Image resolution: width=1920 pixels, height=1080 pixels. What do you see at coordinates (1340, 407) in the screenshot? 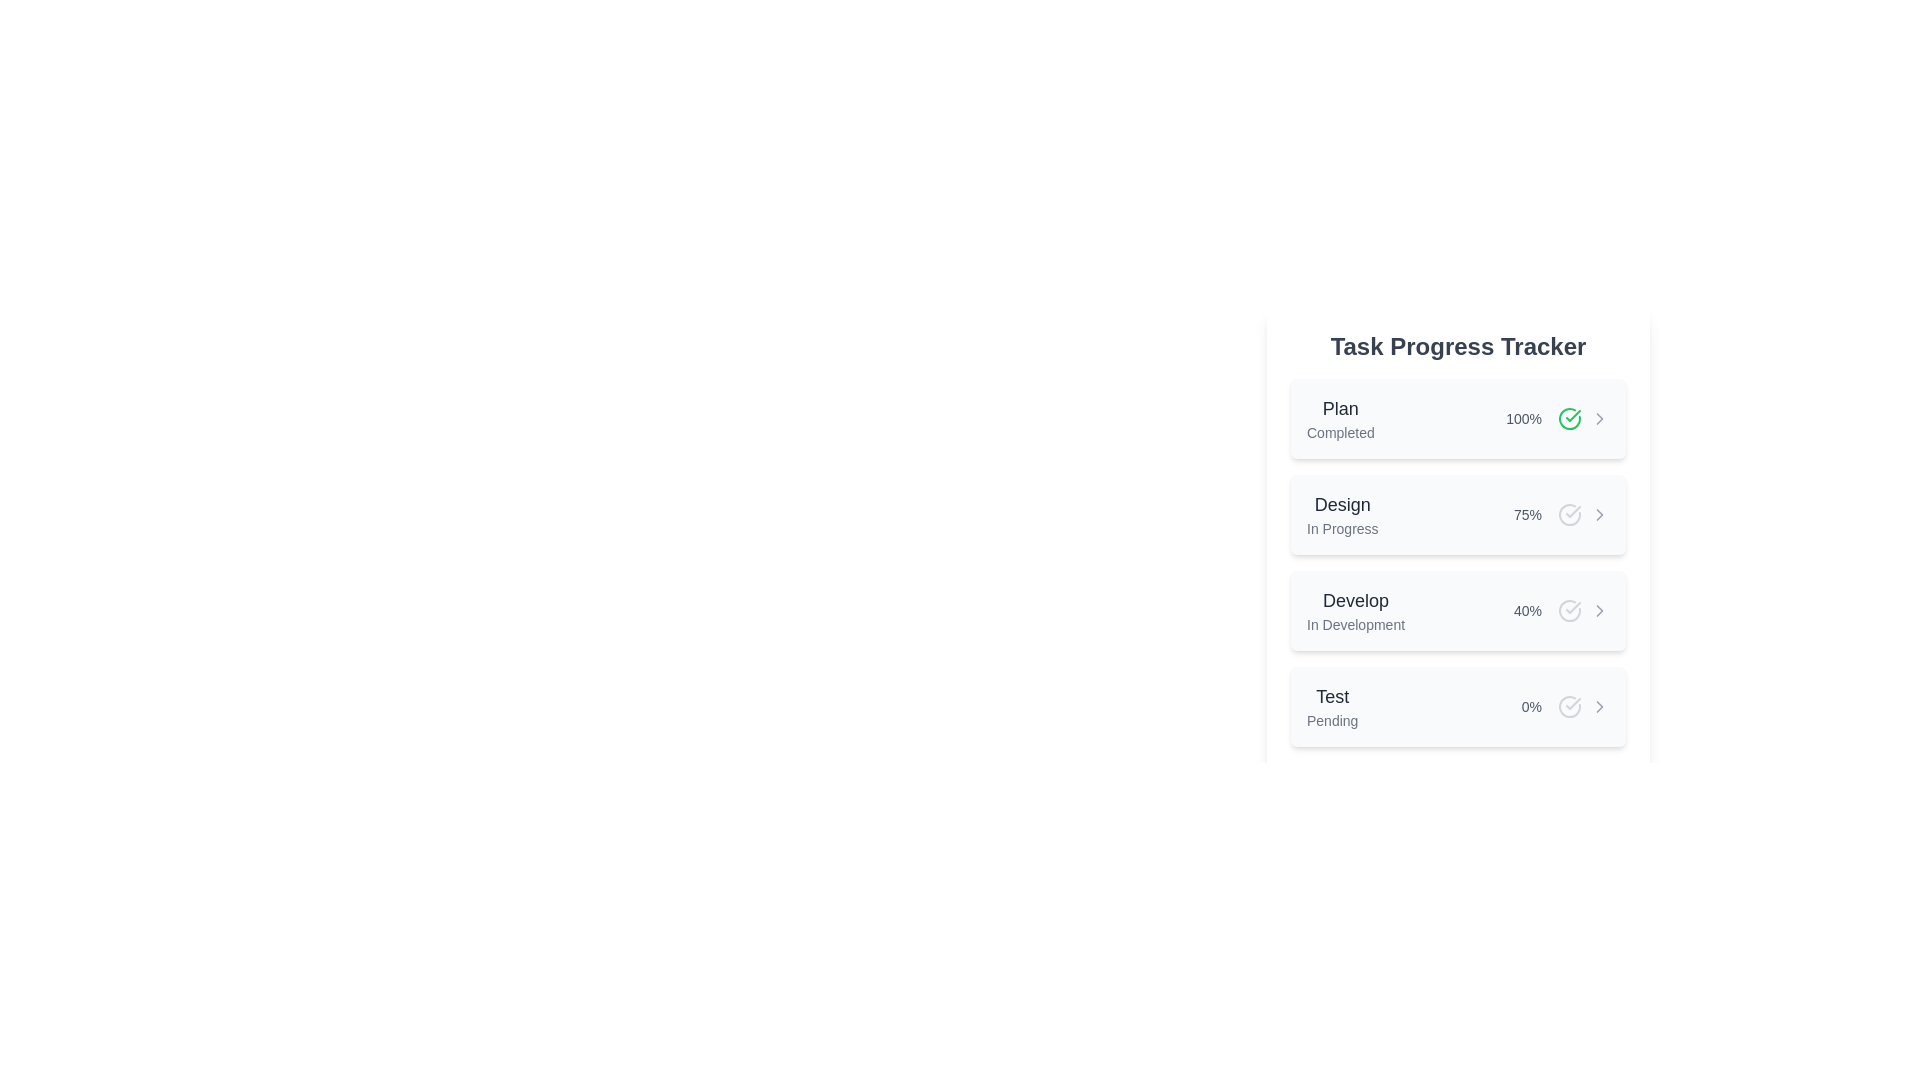
I see `the 'Plan' text label which indicates the stage in the task progression tracker, positioned at the top of the progress section` at bounding box center [1340, 407].